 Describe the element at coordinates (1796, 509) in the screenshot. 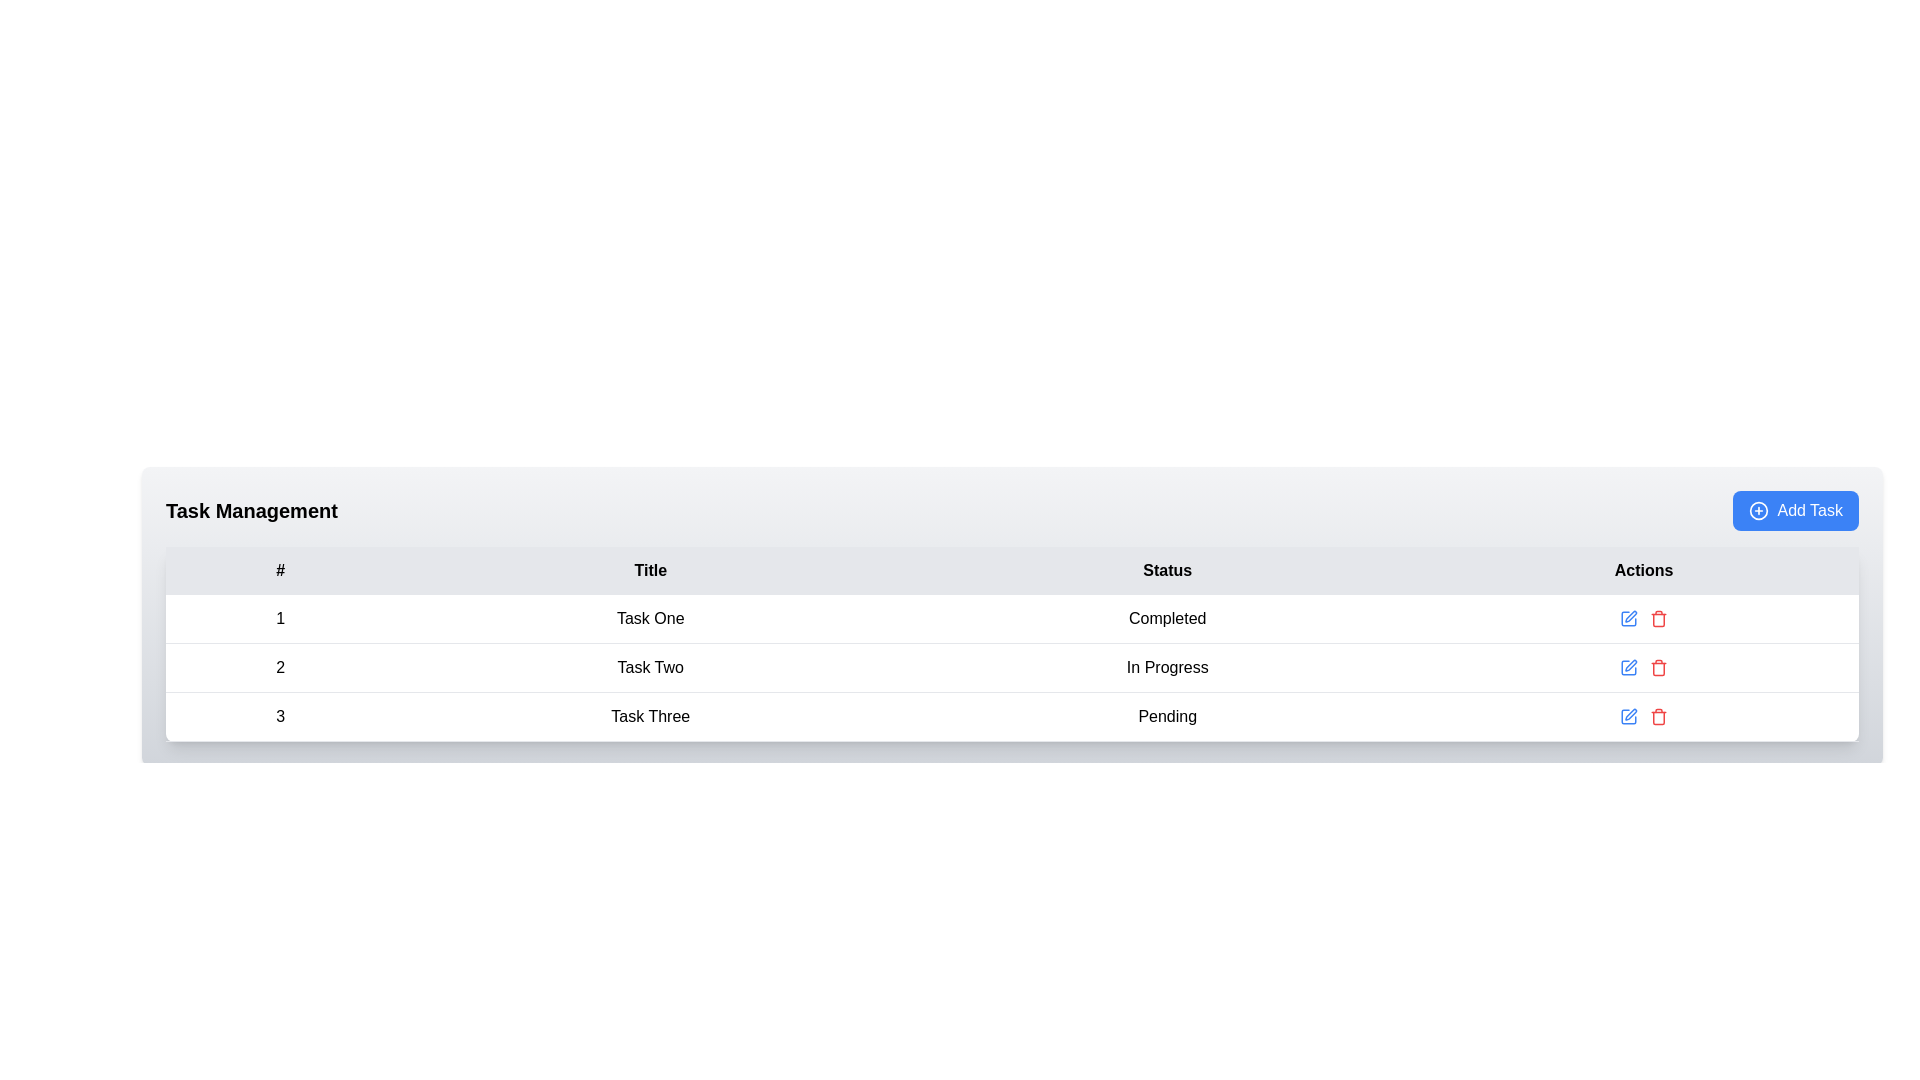

I see `the 'Add Task' button located in the top-right corner of the 'Task Management' interface` at that location.